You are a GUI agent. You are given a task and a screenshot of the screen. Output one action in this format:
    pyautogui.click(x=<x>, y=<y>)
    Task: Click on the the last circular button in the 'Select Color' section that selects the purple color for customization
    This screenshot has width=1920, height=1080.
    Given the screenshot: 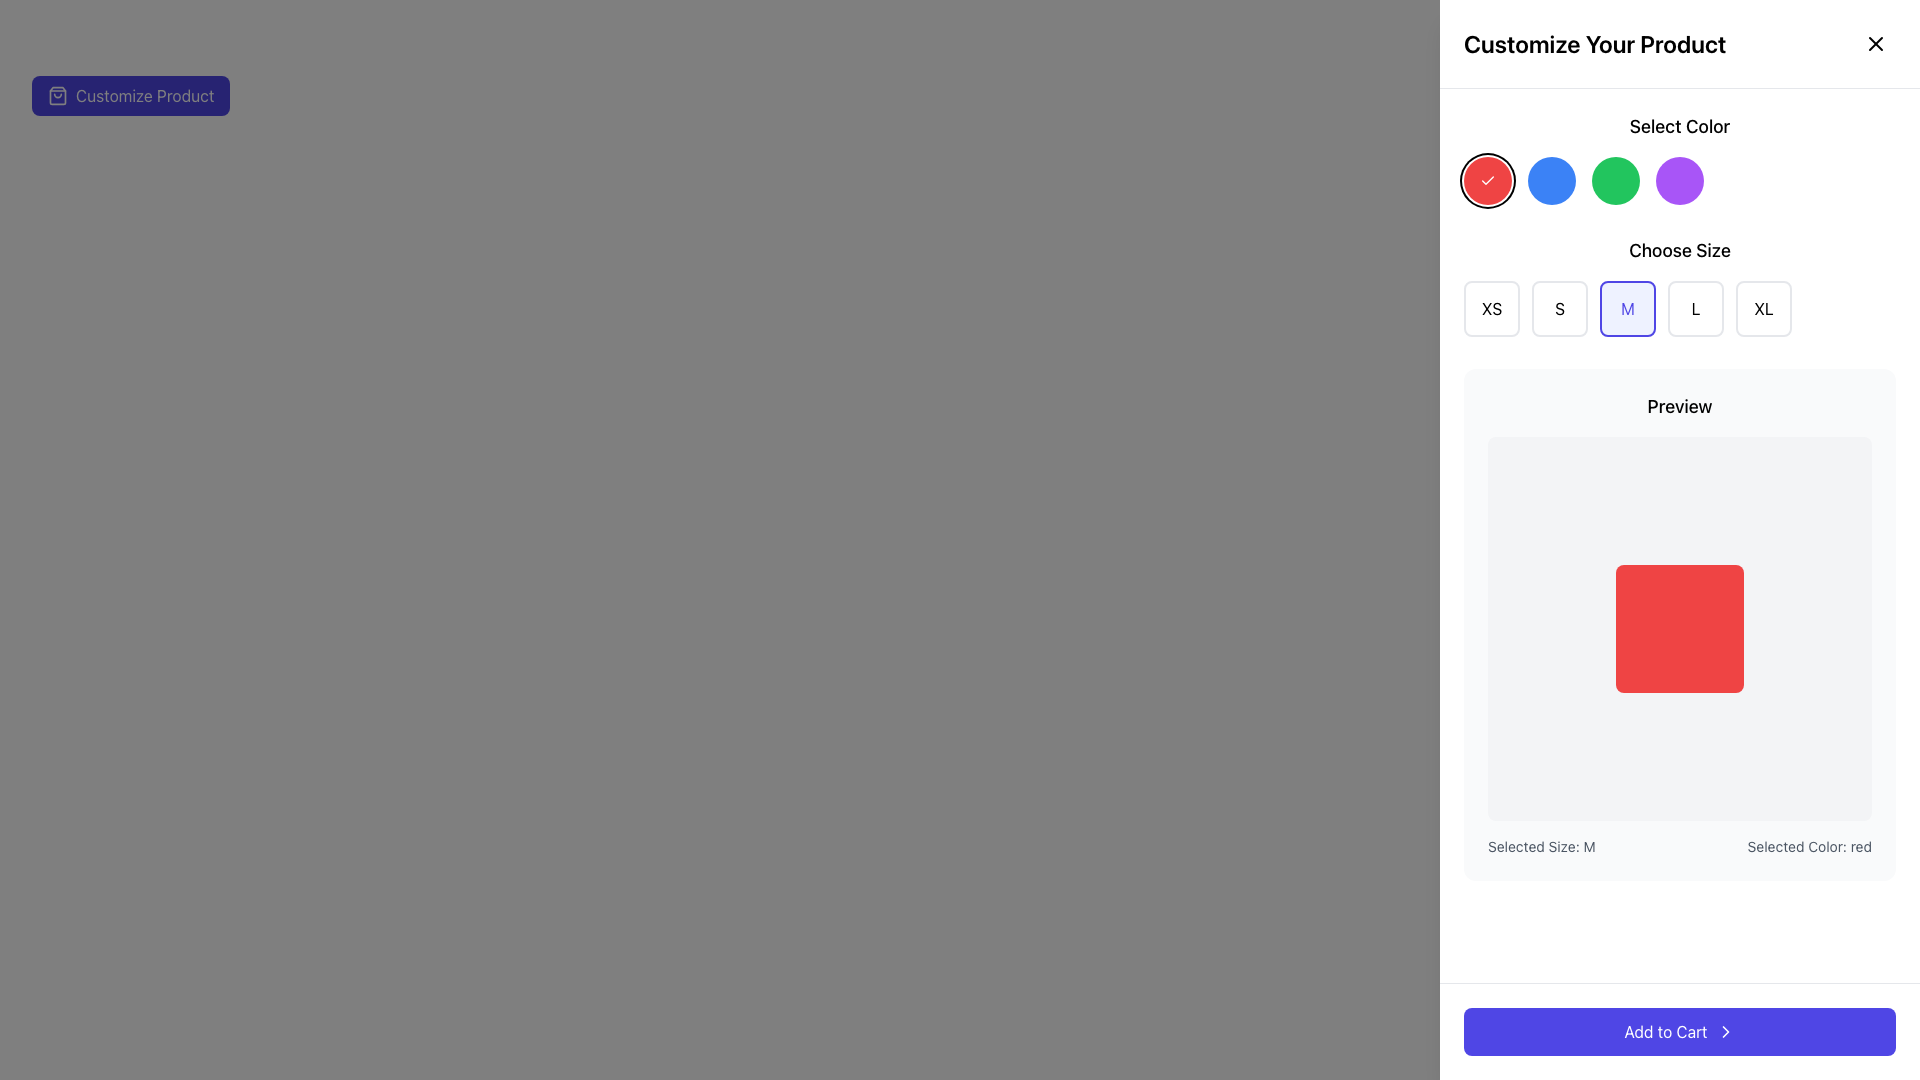 What is the action you would take?
    pyautogui.click(x=1680, y=181)
    